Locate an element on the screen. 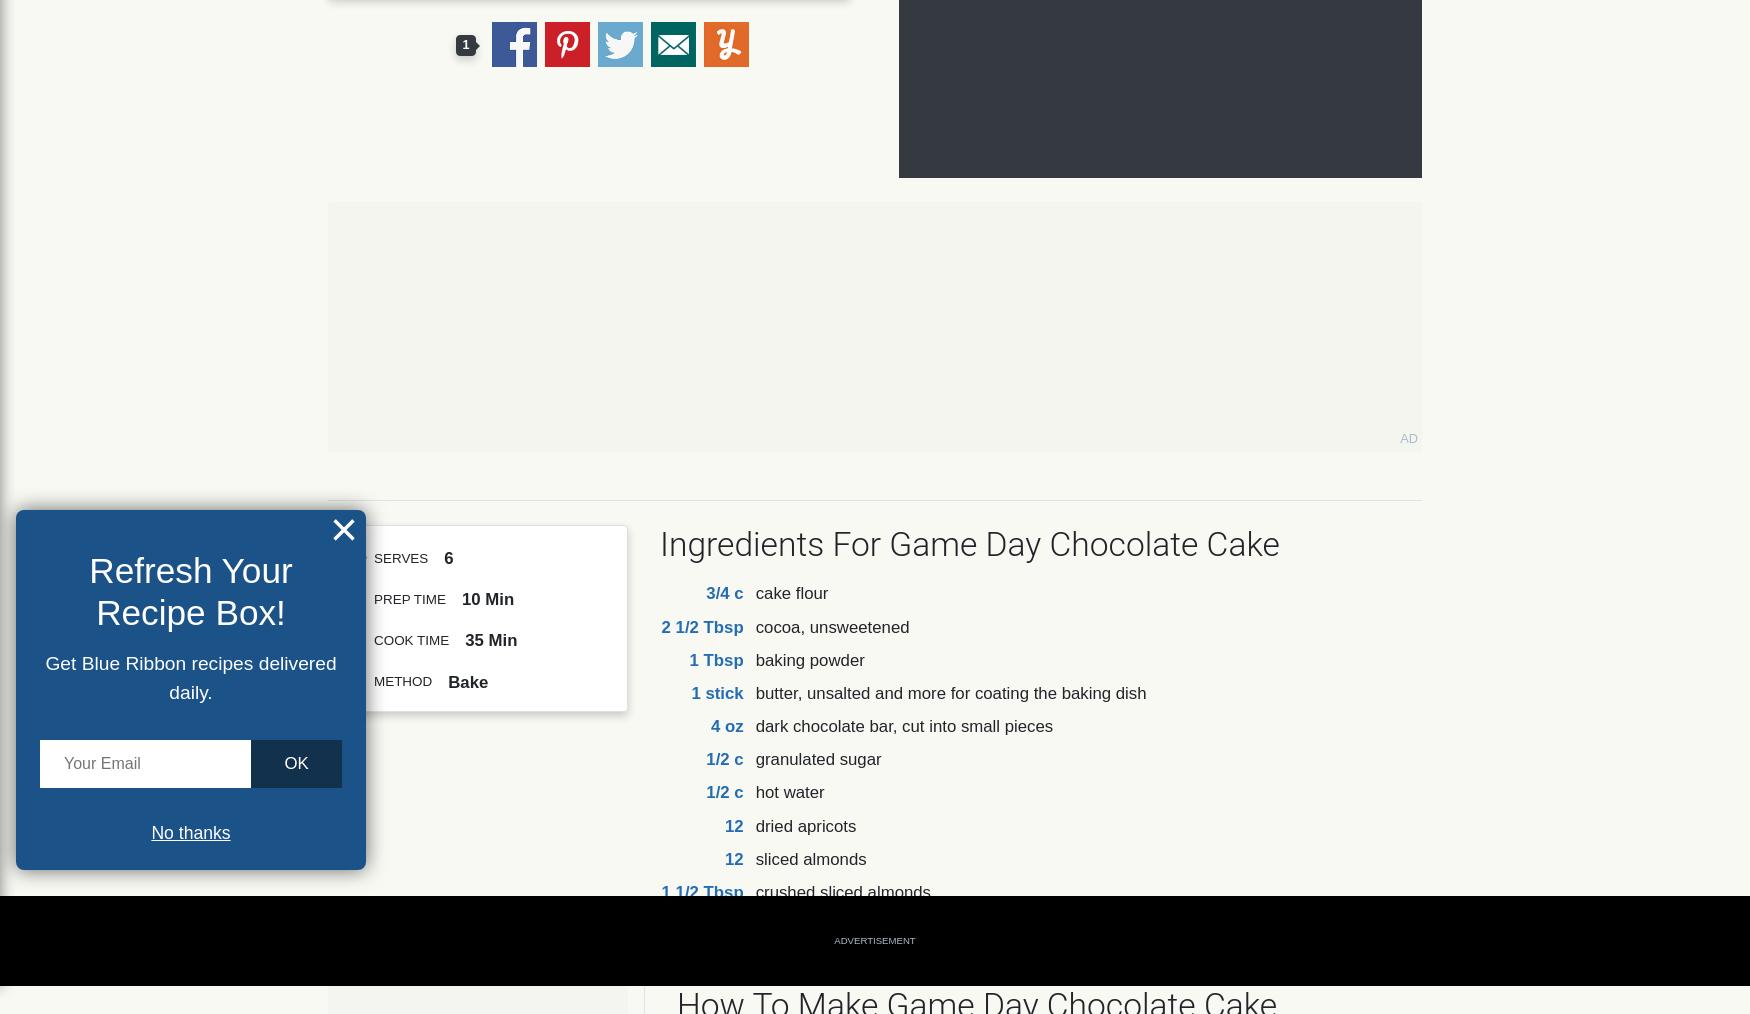 This screenshot has height=1014, width=1750. 'No thanks' is located at coordinates (190, 831).